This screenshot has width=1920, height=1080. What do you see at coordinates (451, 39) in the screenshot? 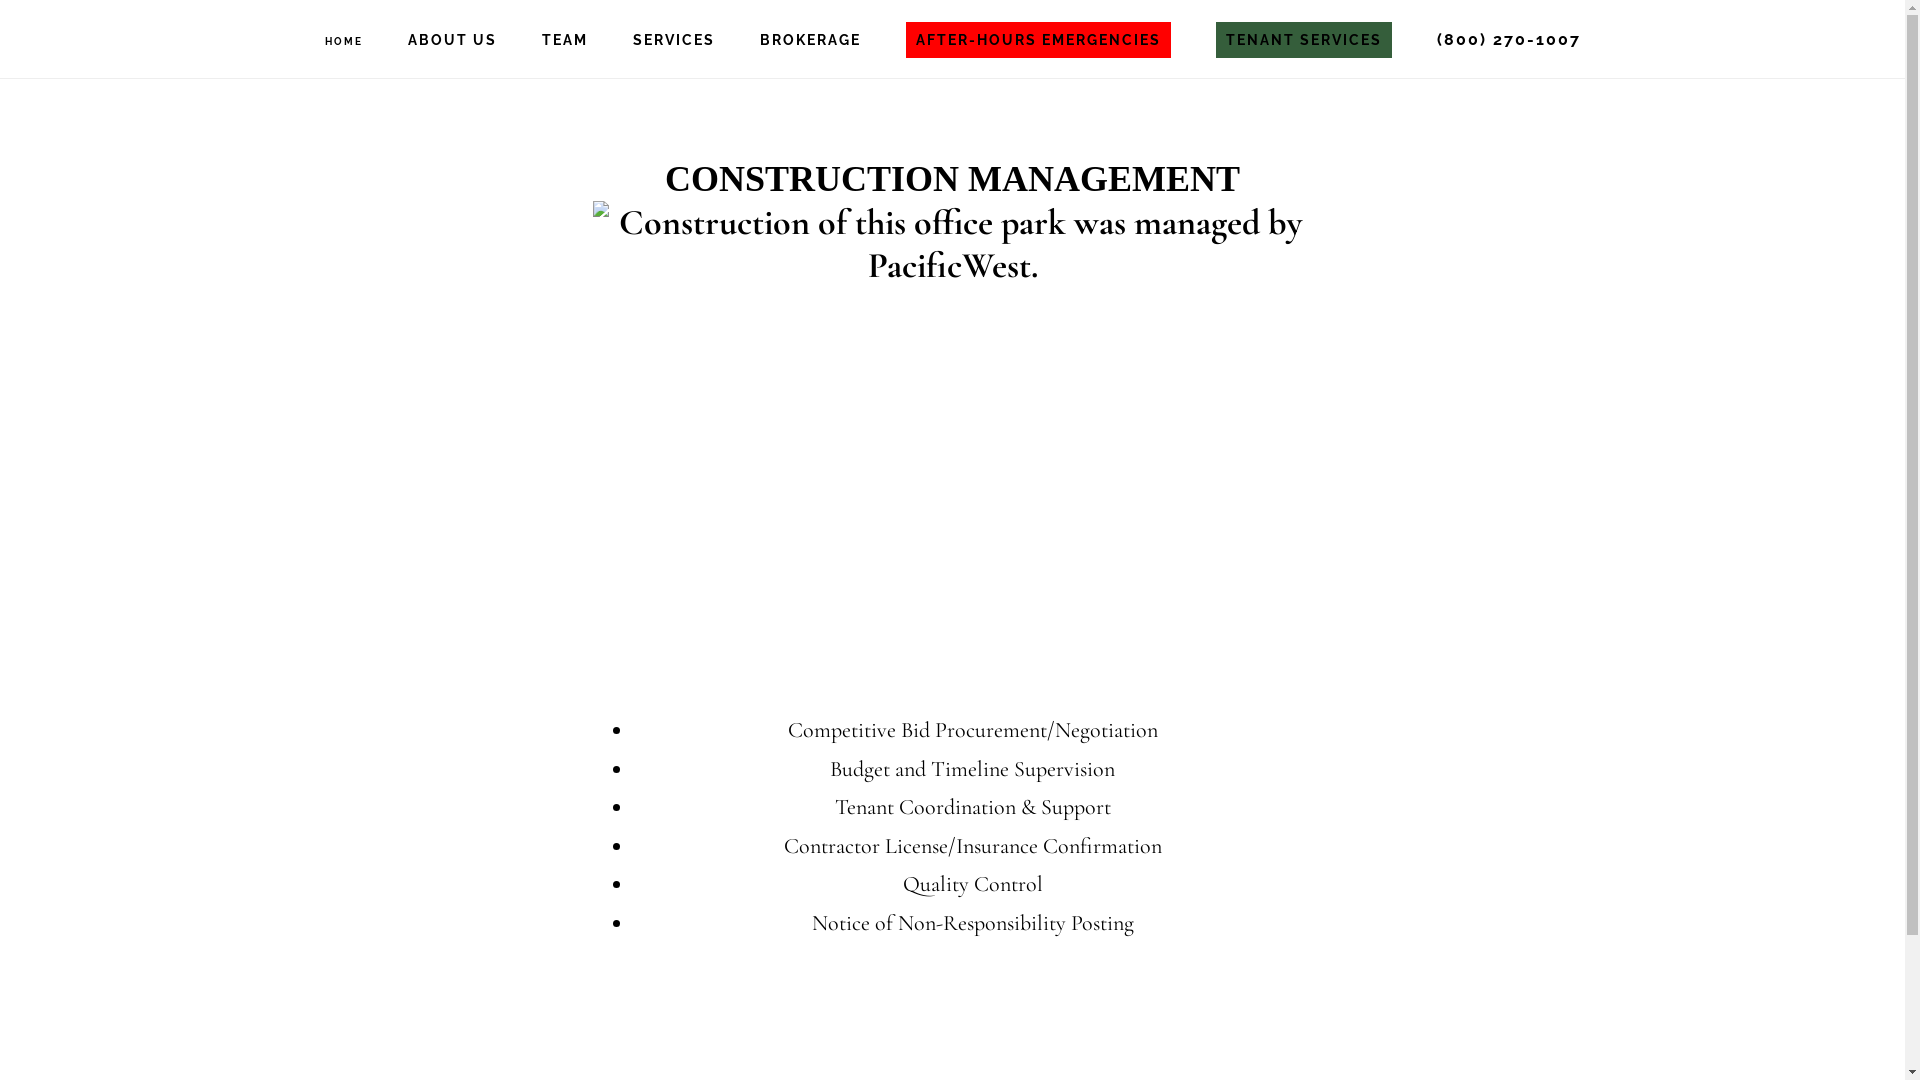
I see `'ABOUT US'` at bounding box center [451, 39].